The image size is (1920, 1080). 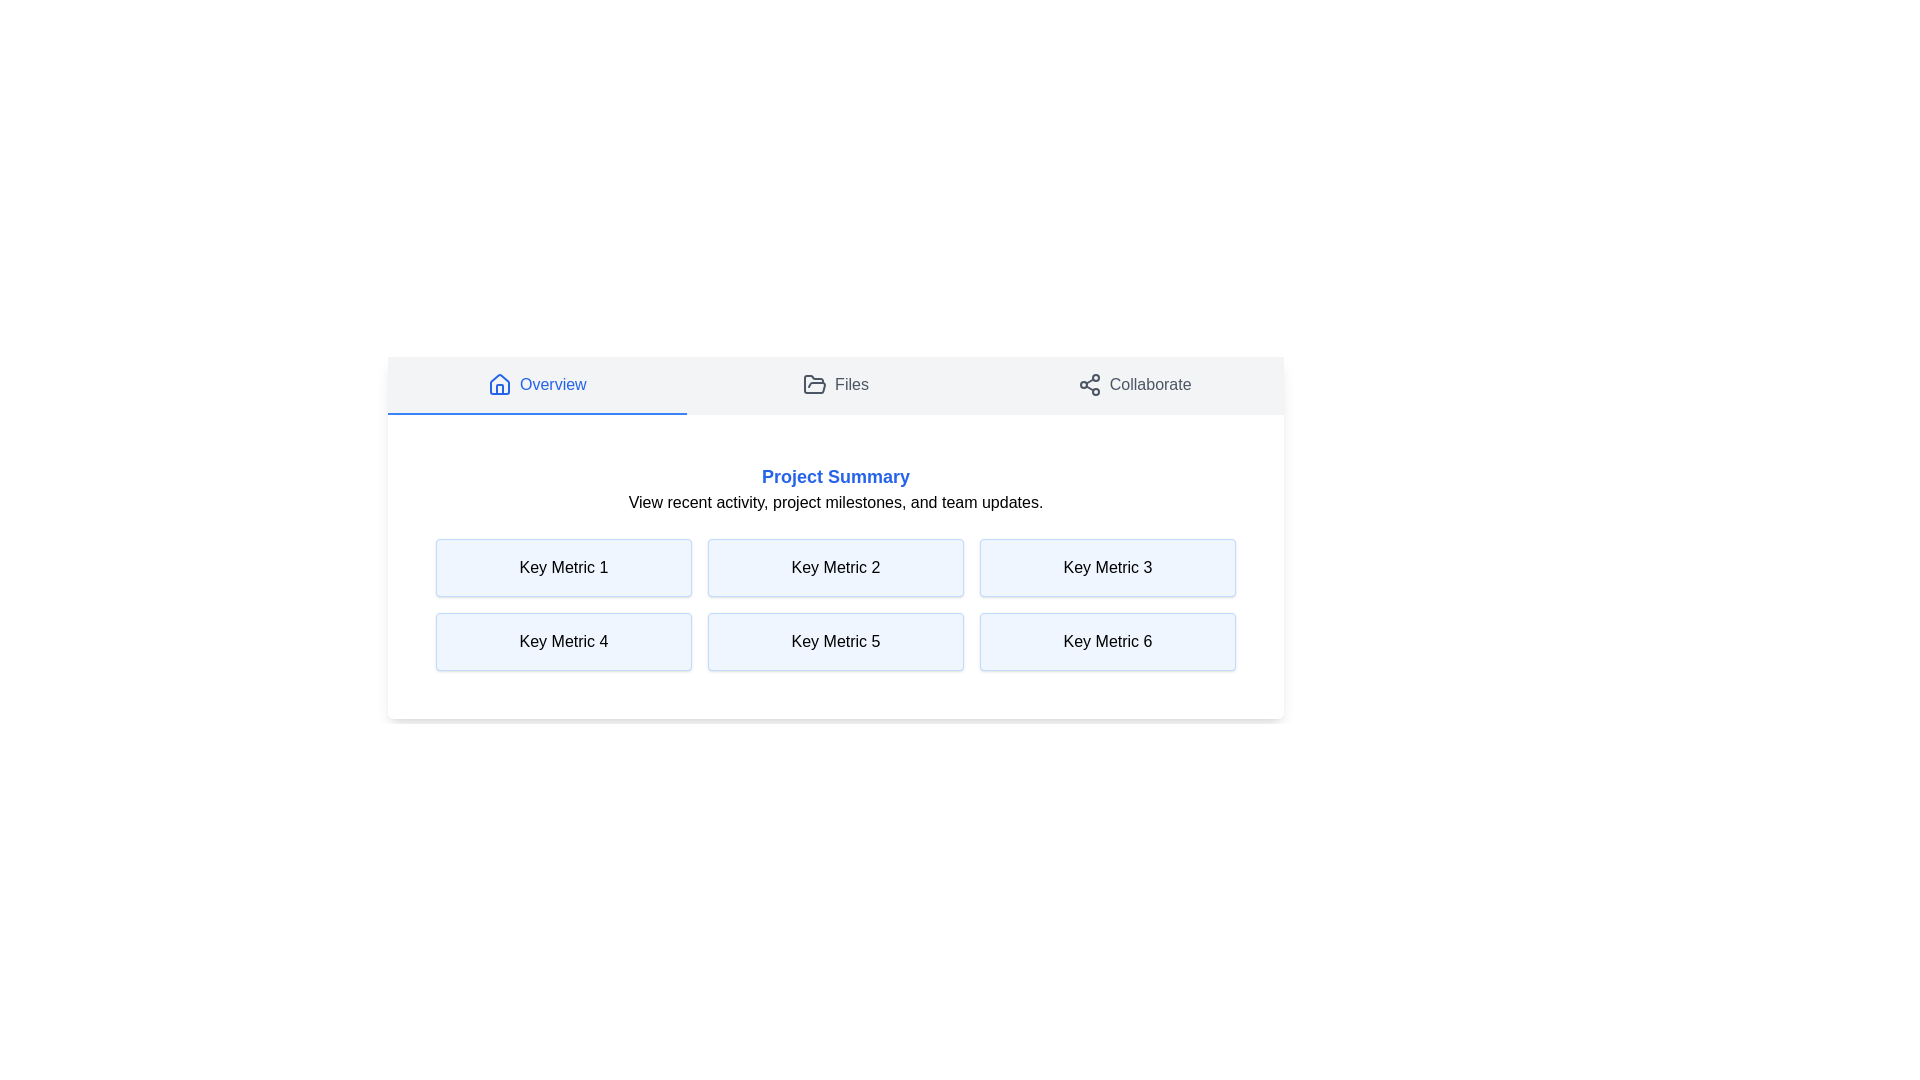 I want to click on displayed information from the Grid of informational cards, which is located centrally below the 'Project Summary' title and description in a white background section, so click(x=835, y=604).